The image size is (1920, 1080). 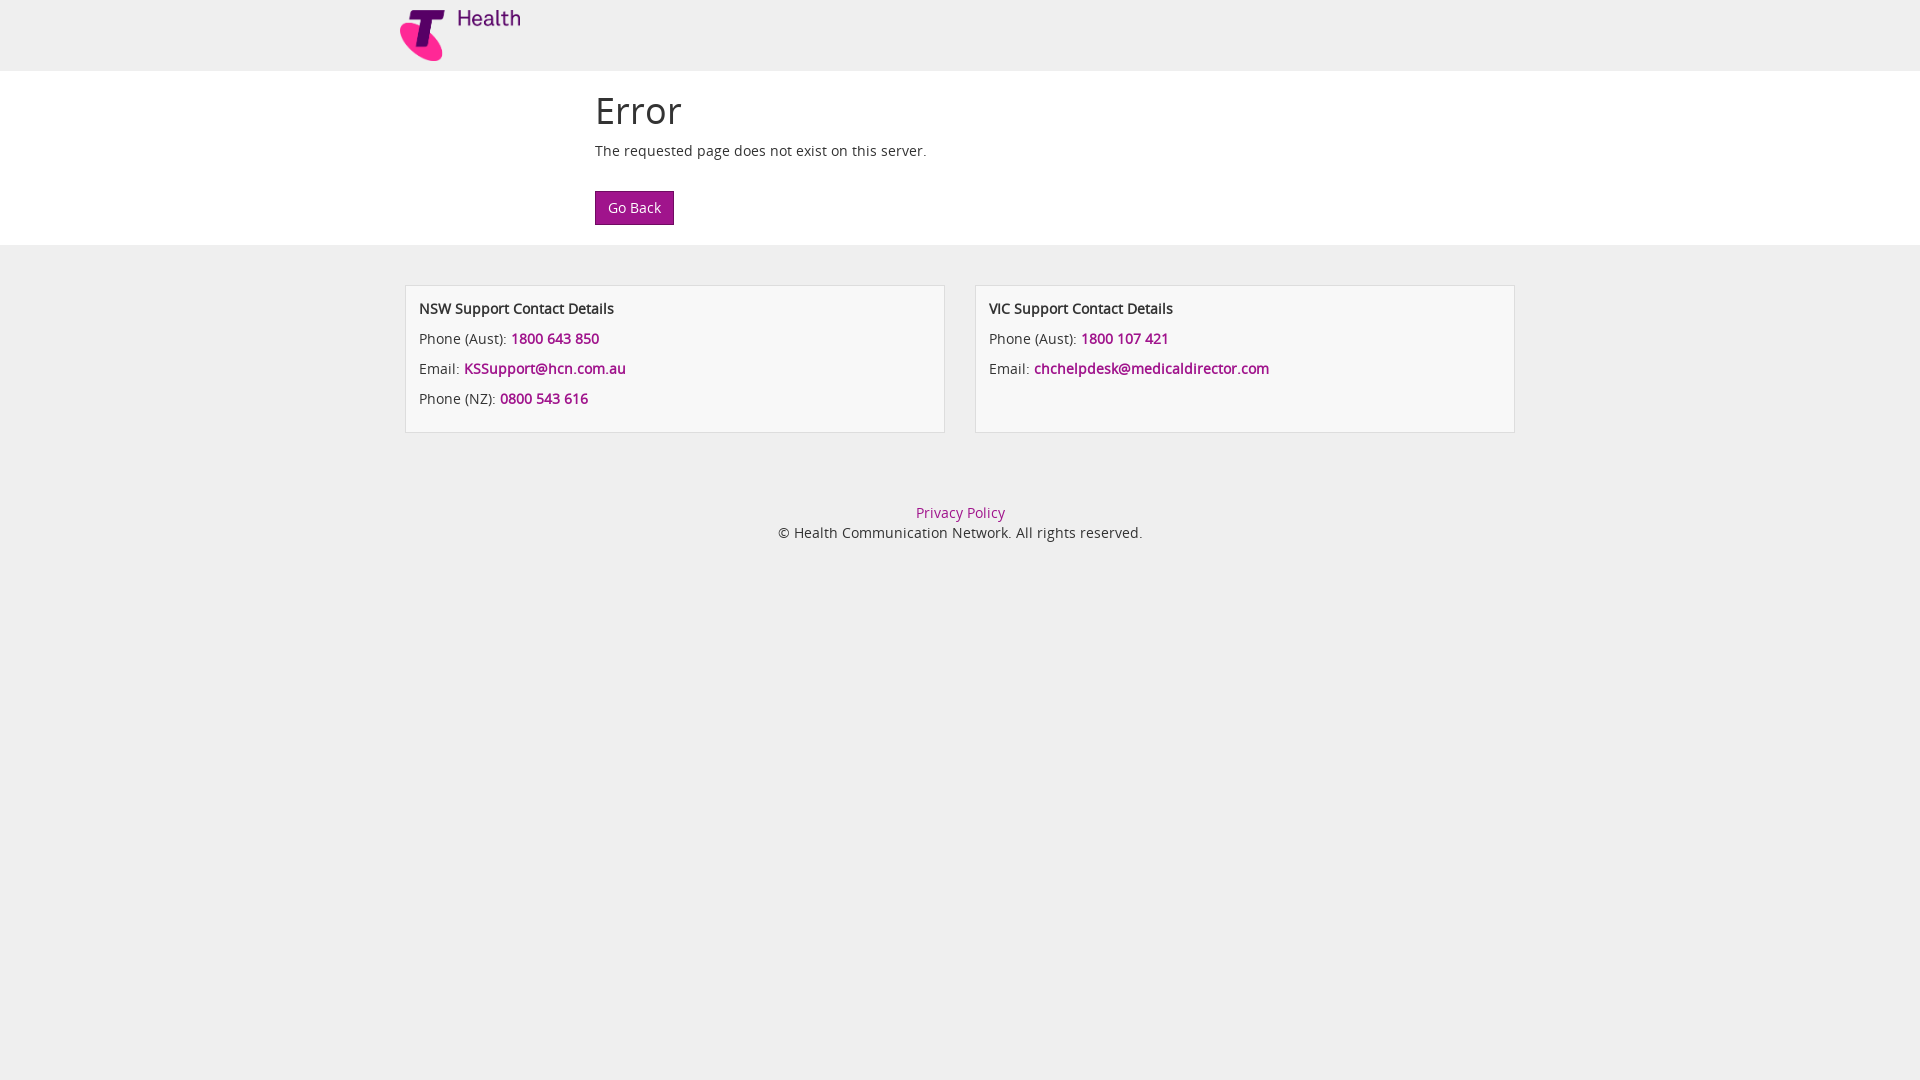 What do you see at coordinates (543, 398) in the screenshot?
I see `'0800 543 616'` at bounding box center [543, 398].